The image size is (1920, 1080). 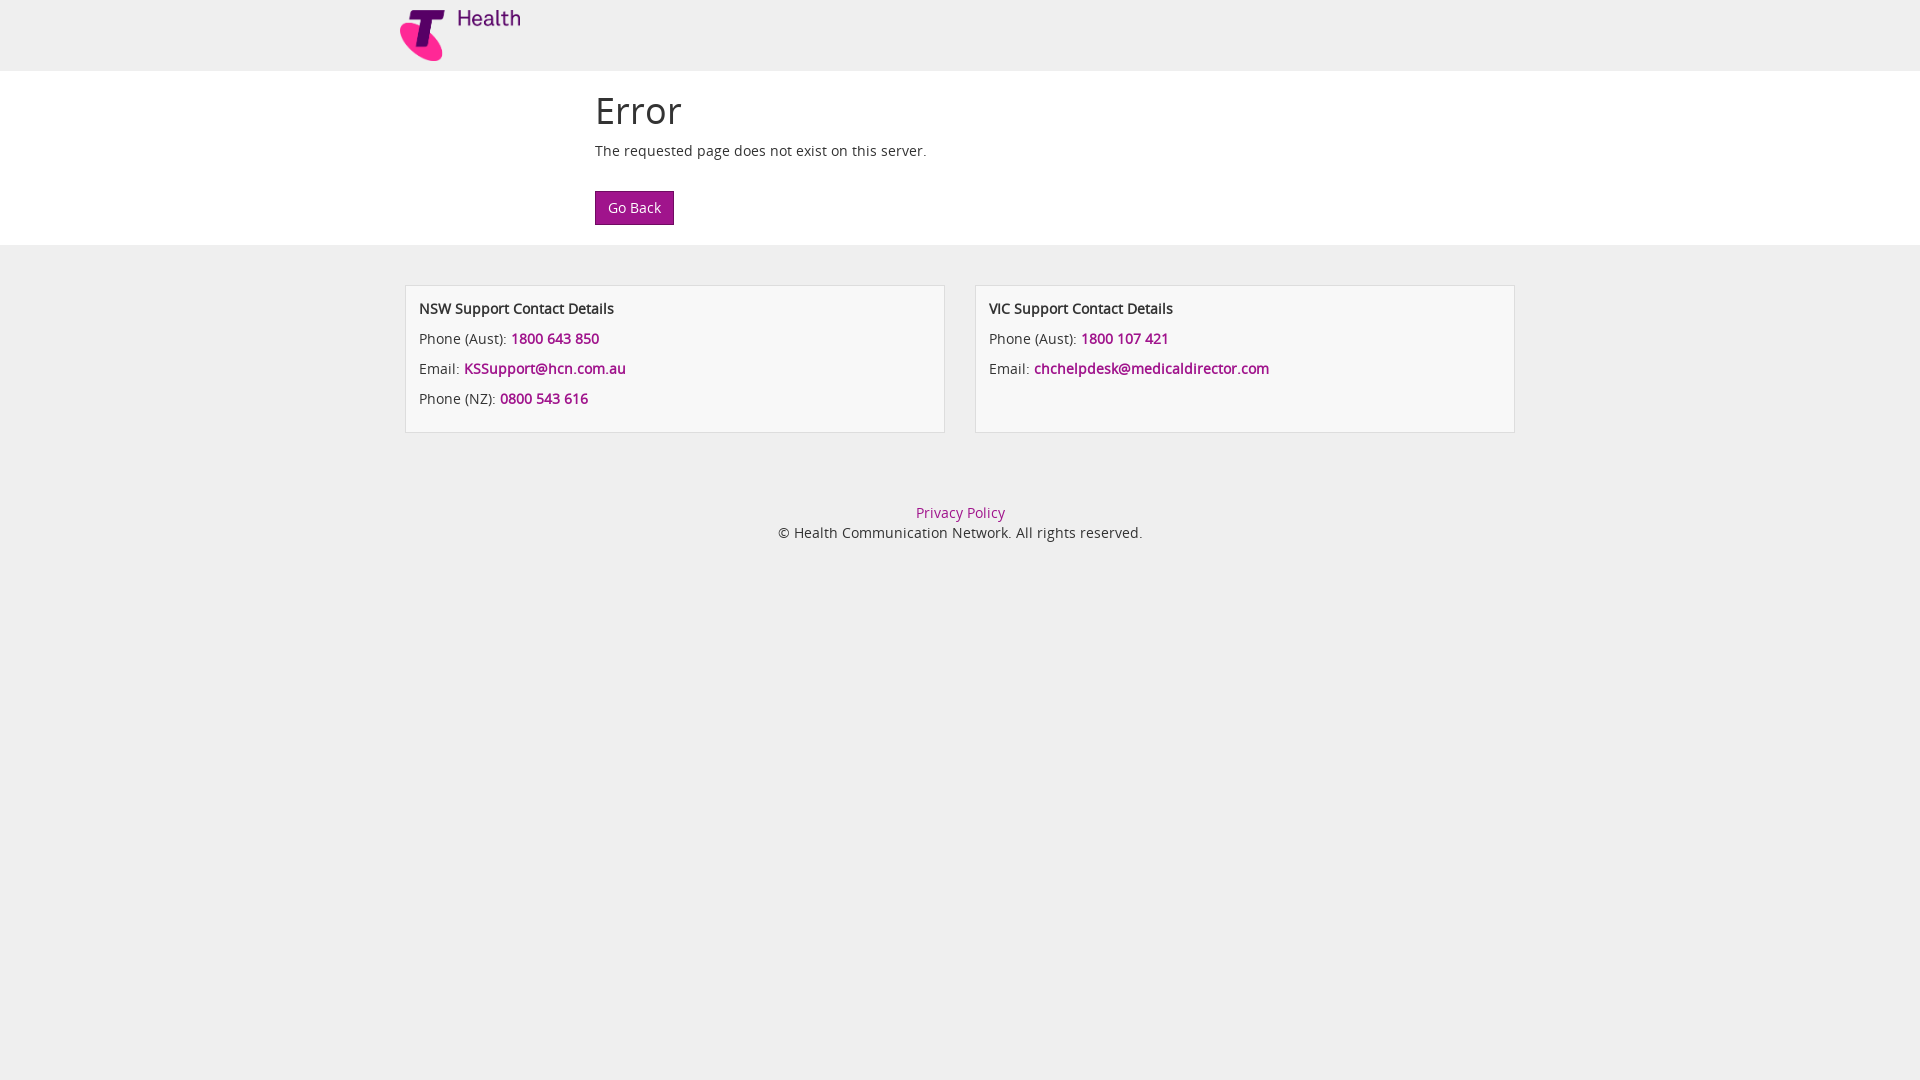 What do you see at coordinates (543, 398) in the screenshot?
I see `'0800 543 616'` at bounding box center [543, 398].